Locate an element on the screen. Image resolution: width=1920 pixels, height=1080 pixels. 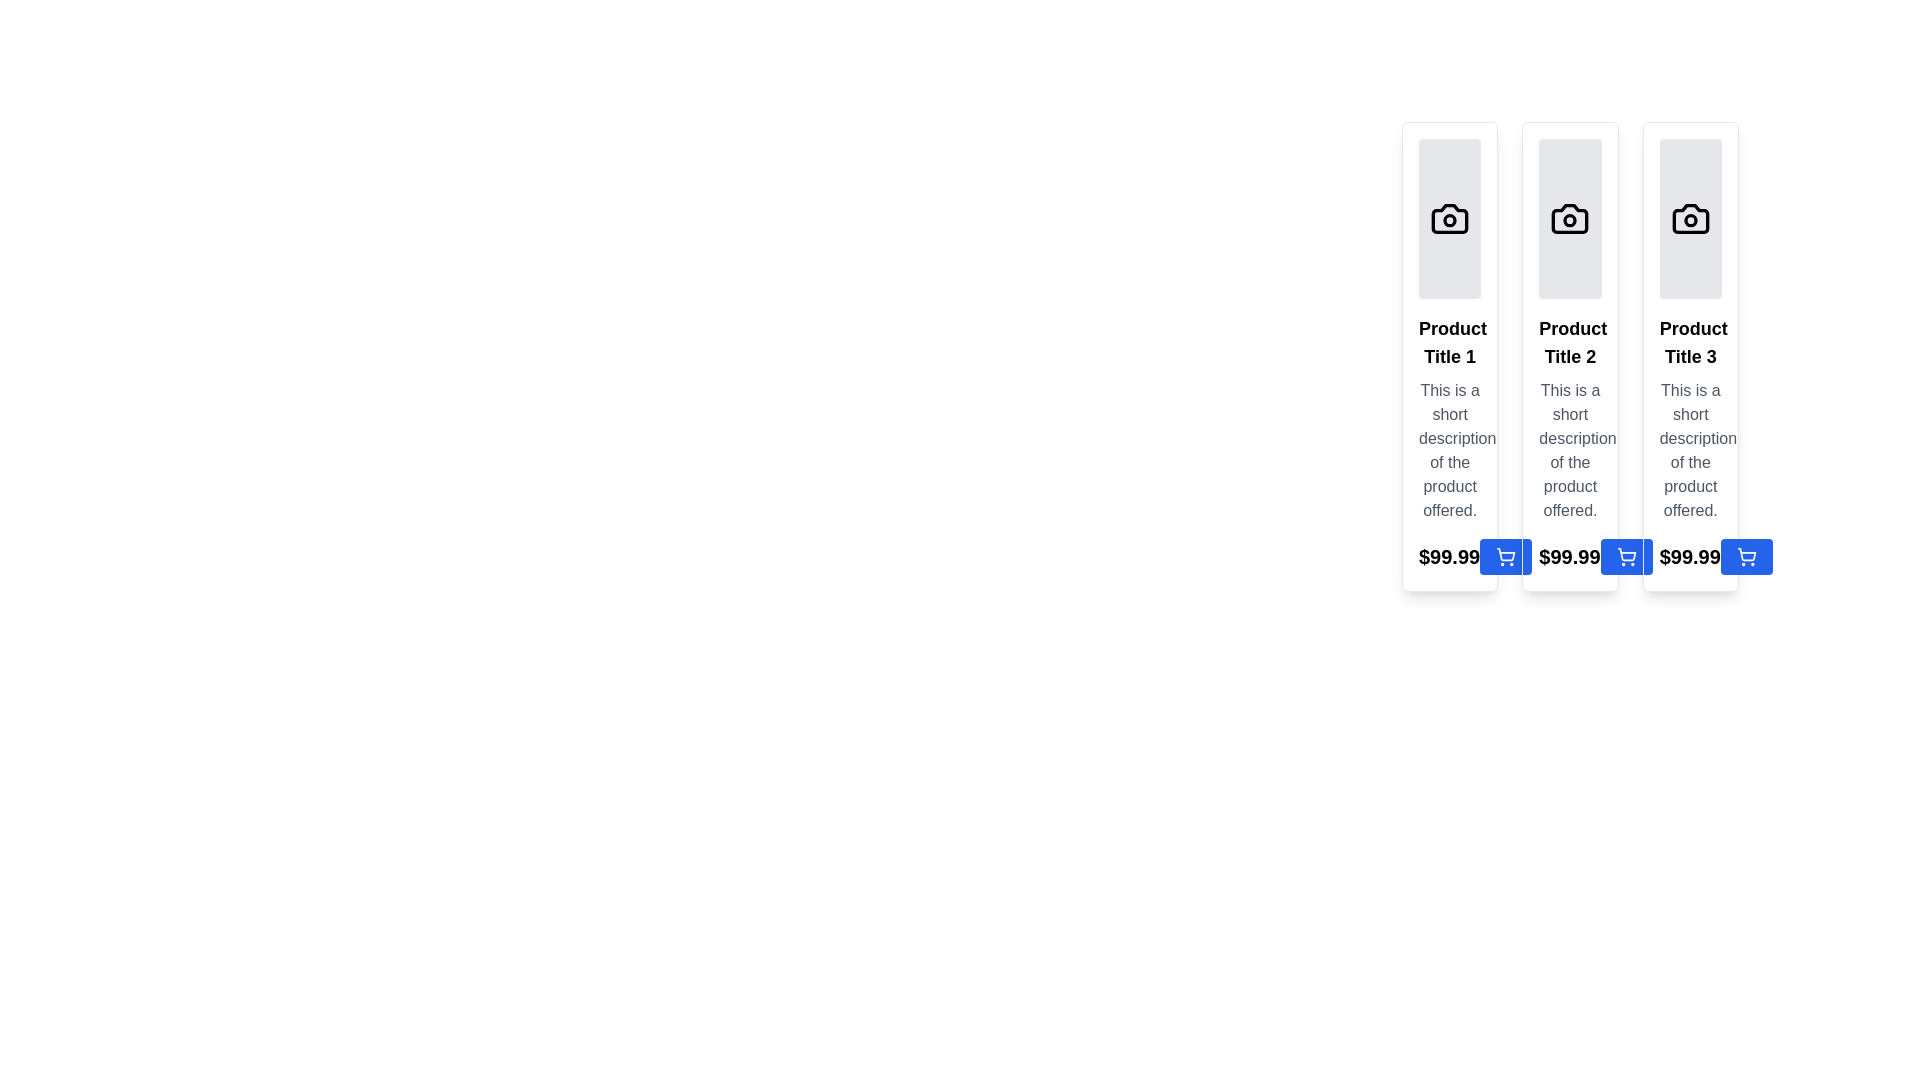
price displayed as '$99.99' in bold font located at the bottom of the product card labeled 'Product Title 3' is located at coordinates (1689, 556).